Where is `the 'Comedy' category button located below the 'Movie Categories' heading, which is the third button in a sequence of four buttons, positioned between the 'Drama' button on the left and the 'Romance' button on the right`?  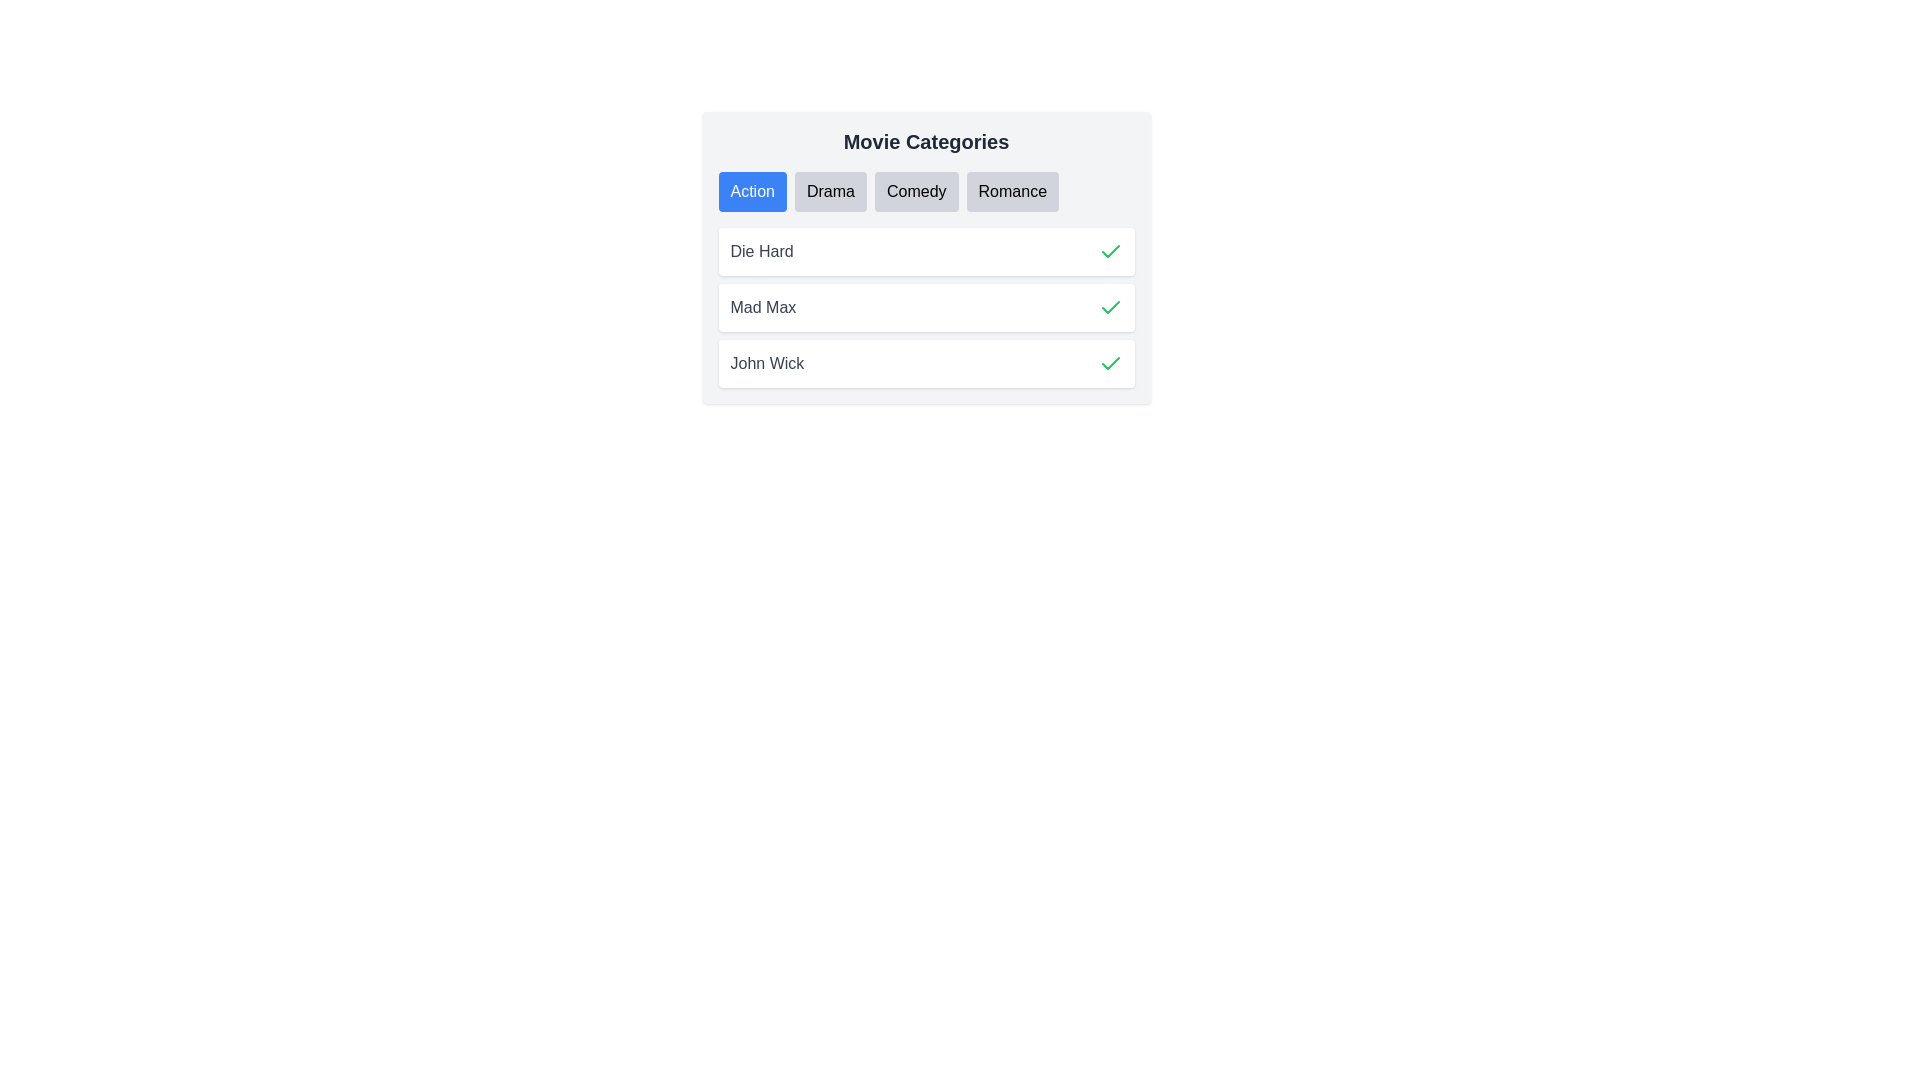
the 'Comedy' category button located below the 'Movie Categories' heading, which is the third button in a sequence of four buttons, positioned between the 'Drama' button on the left and the 'Romance' button on the right is located at coordinates (915, 192).